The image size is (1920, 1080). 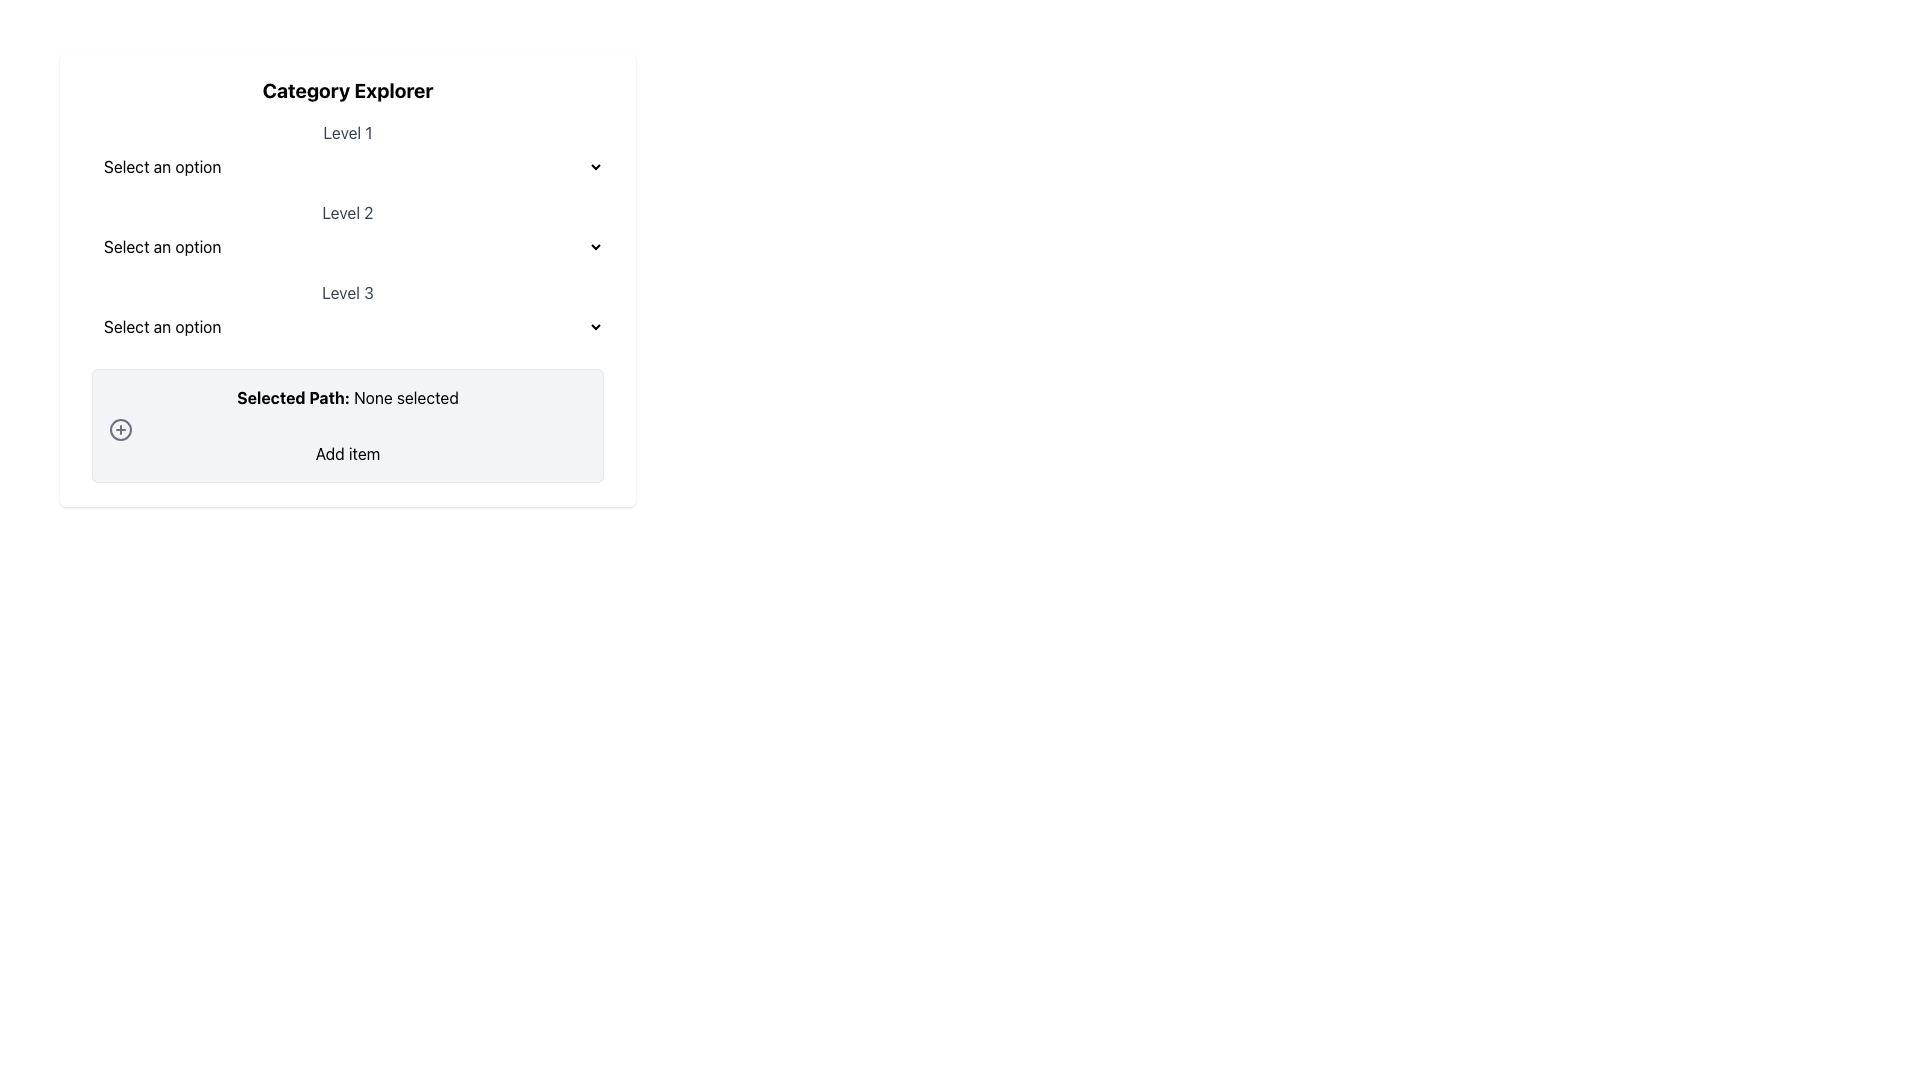 I want to click on the label displaying 'Level 2' styled in bold, dark-gray font, positioned above a dropdown menu, so click(x=347, y=212).